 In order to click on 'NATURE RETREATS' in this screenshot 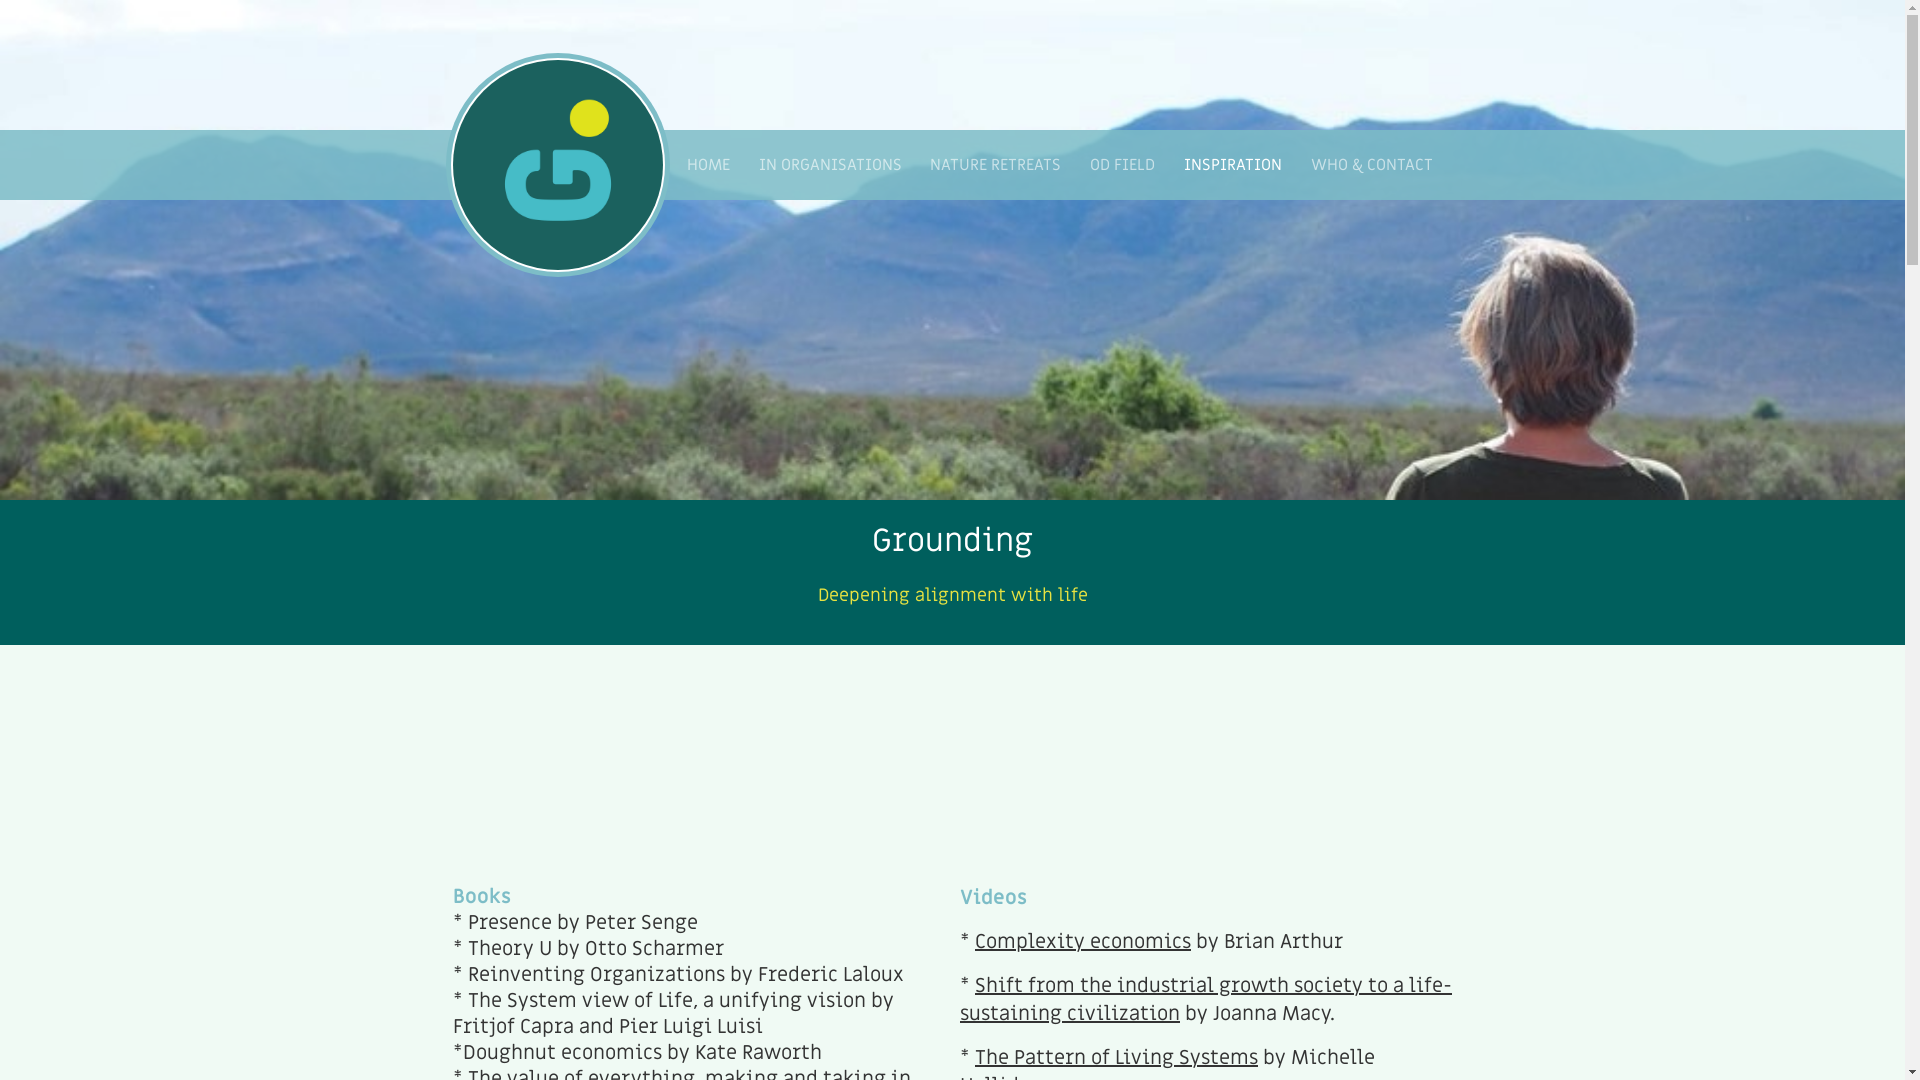, I will do `click(915, 164)`.